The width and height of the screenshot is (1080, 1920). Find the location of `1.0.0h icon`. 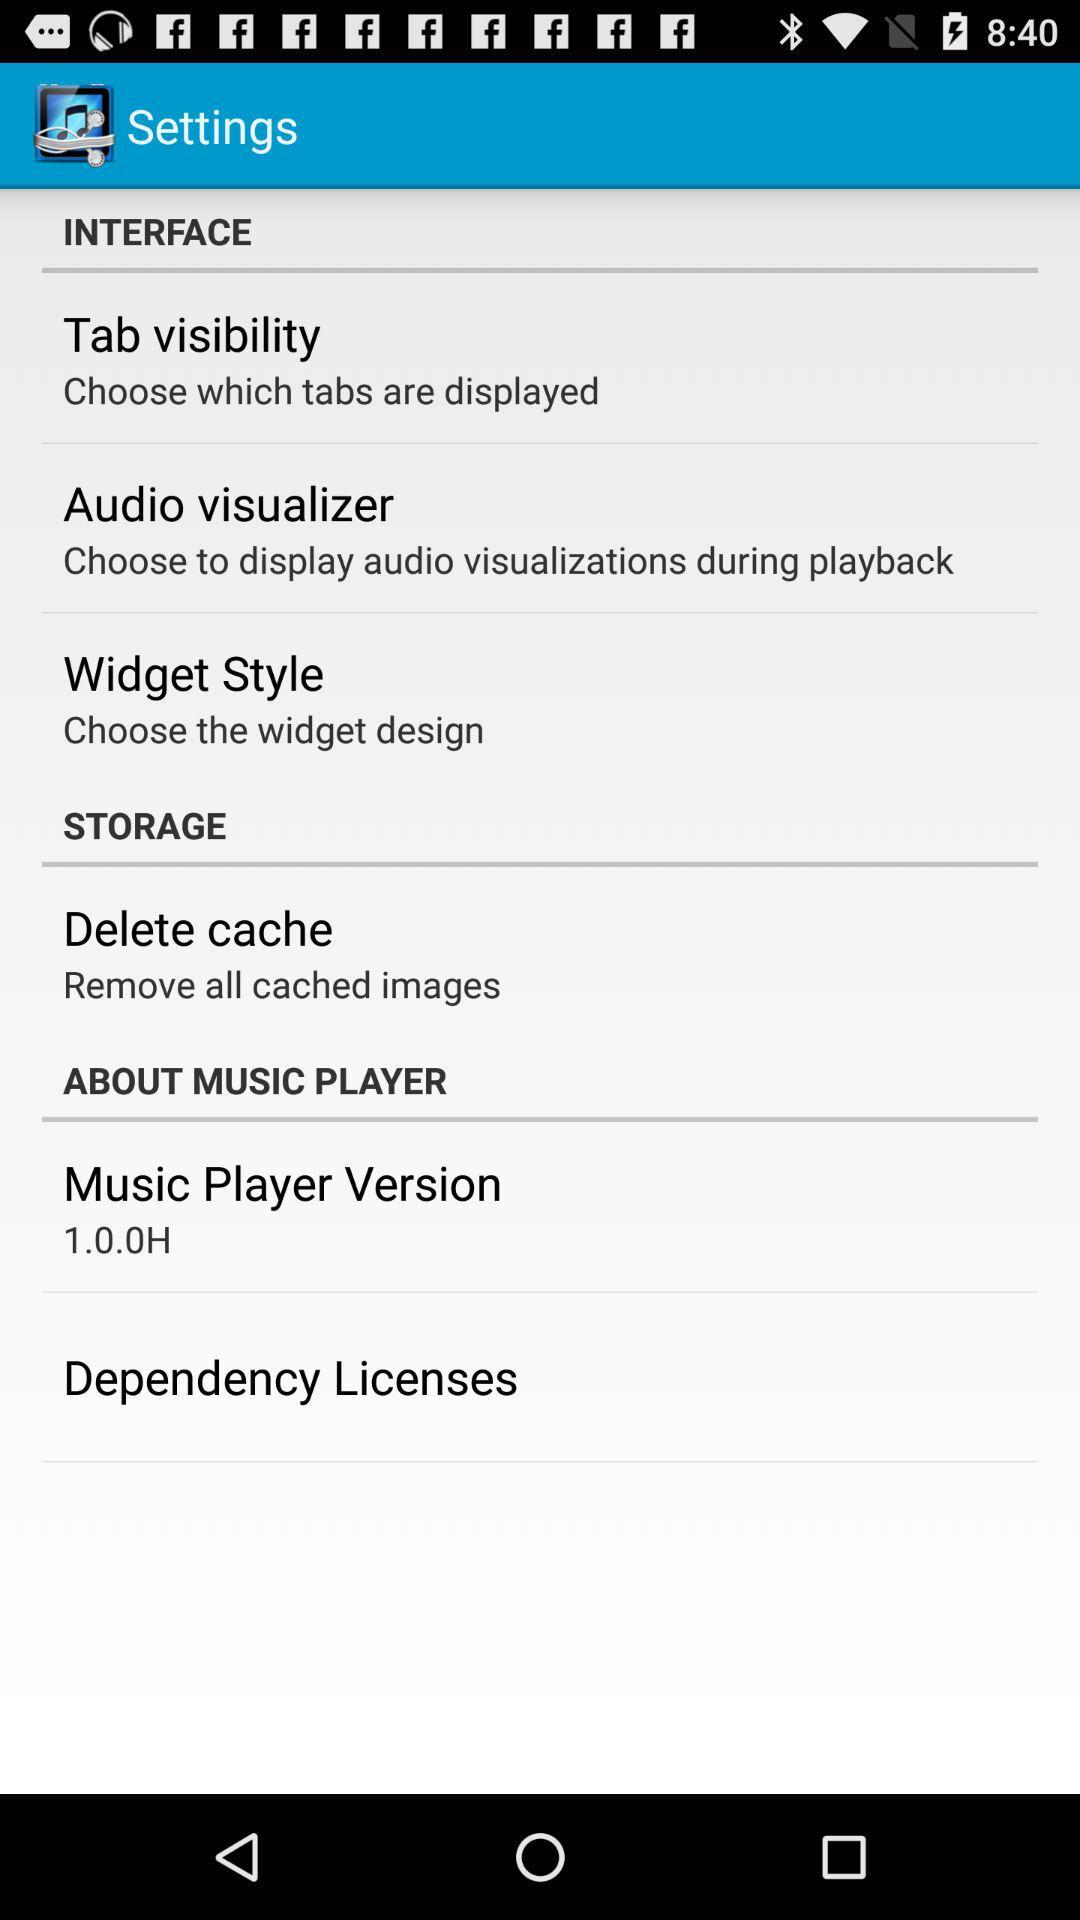

1.0.0h icon is located at coordinates (117, 1237).